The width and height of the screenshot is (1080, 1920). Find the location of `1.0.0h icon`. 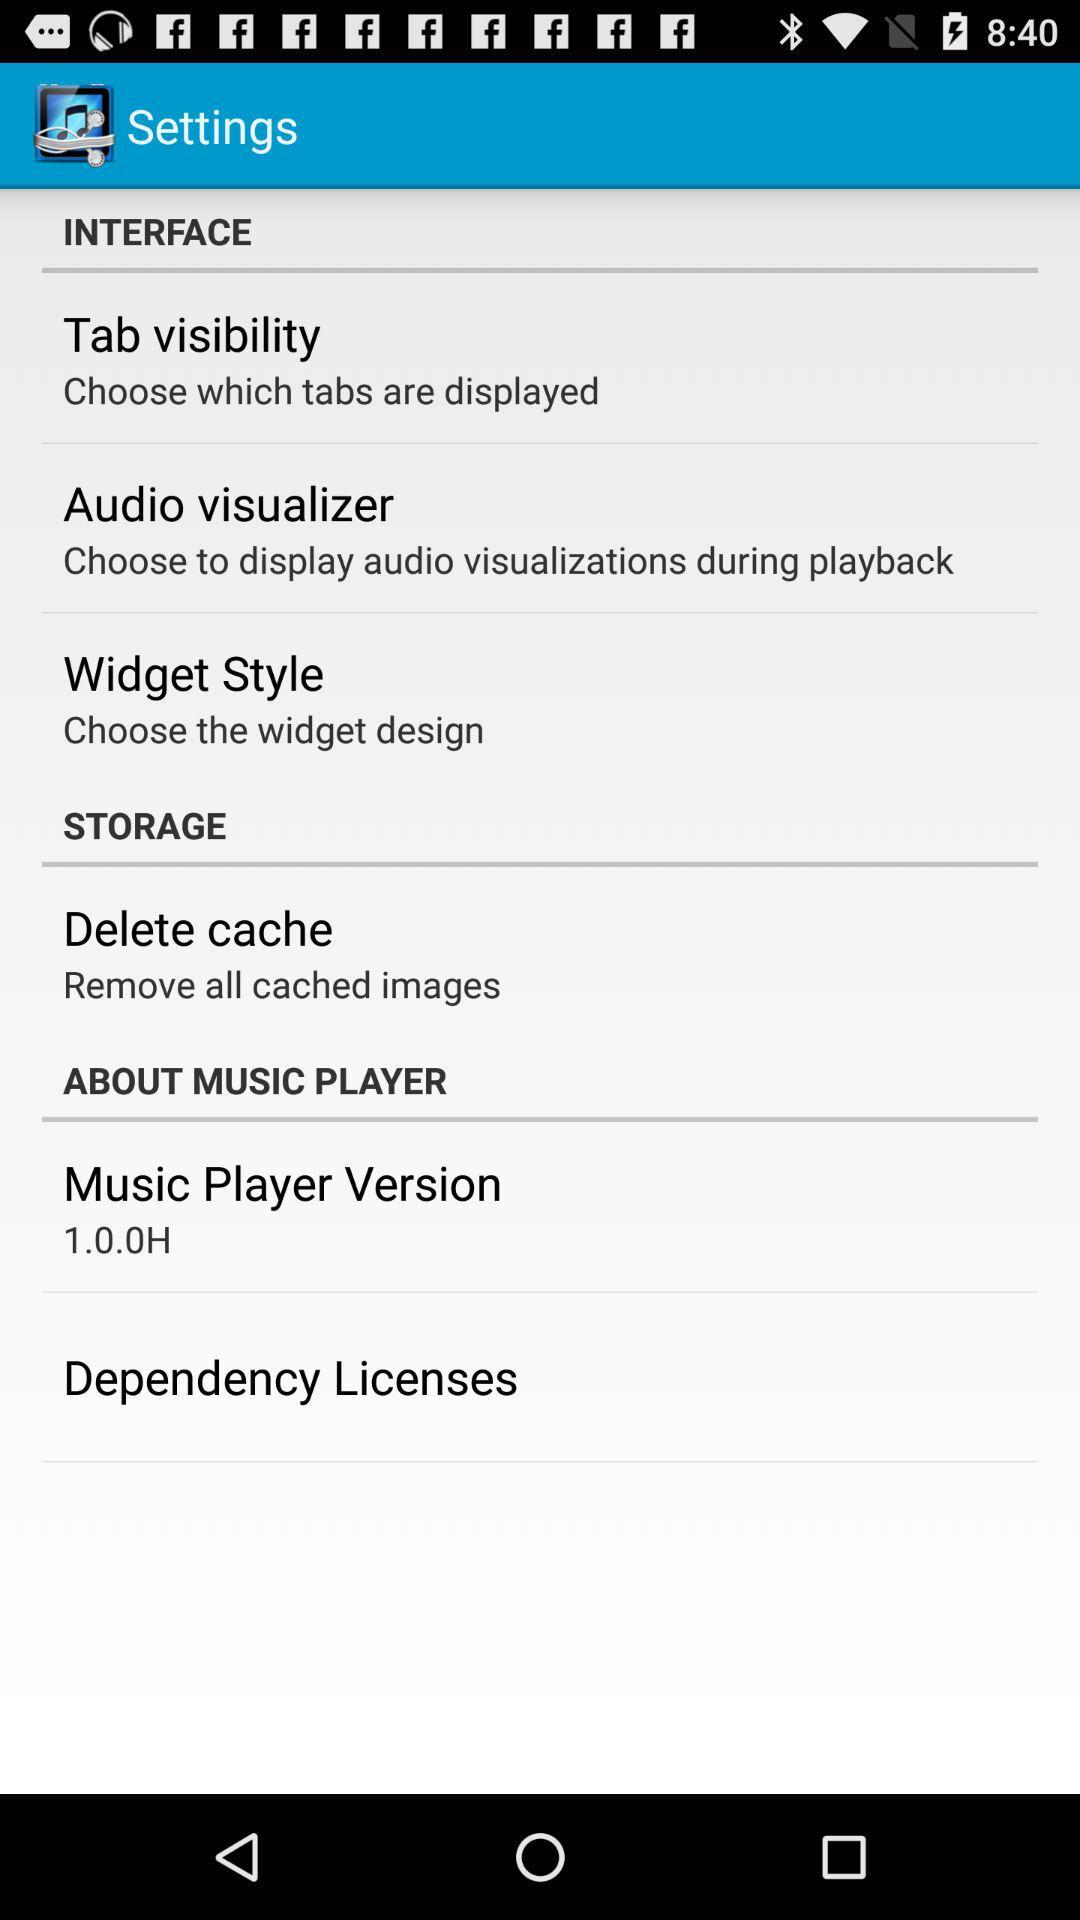

1.0.0h icon is located at coordinates (117, 1237).